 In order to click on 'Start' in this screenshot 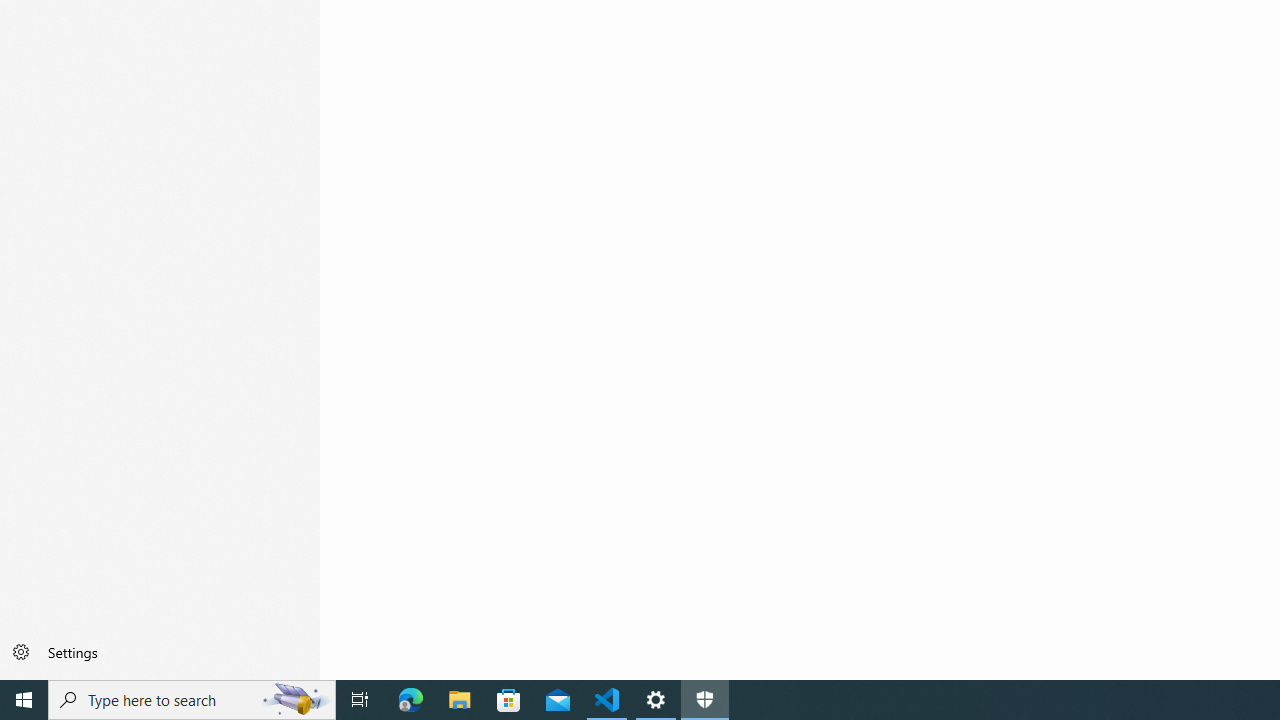, I will do `click(24, 698)`.